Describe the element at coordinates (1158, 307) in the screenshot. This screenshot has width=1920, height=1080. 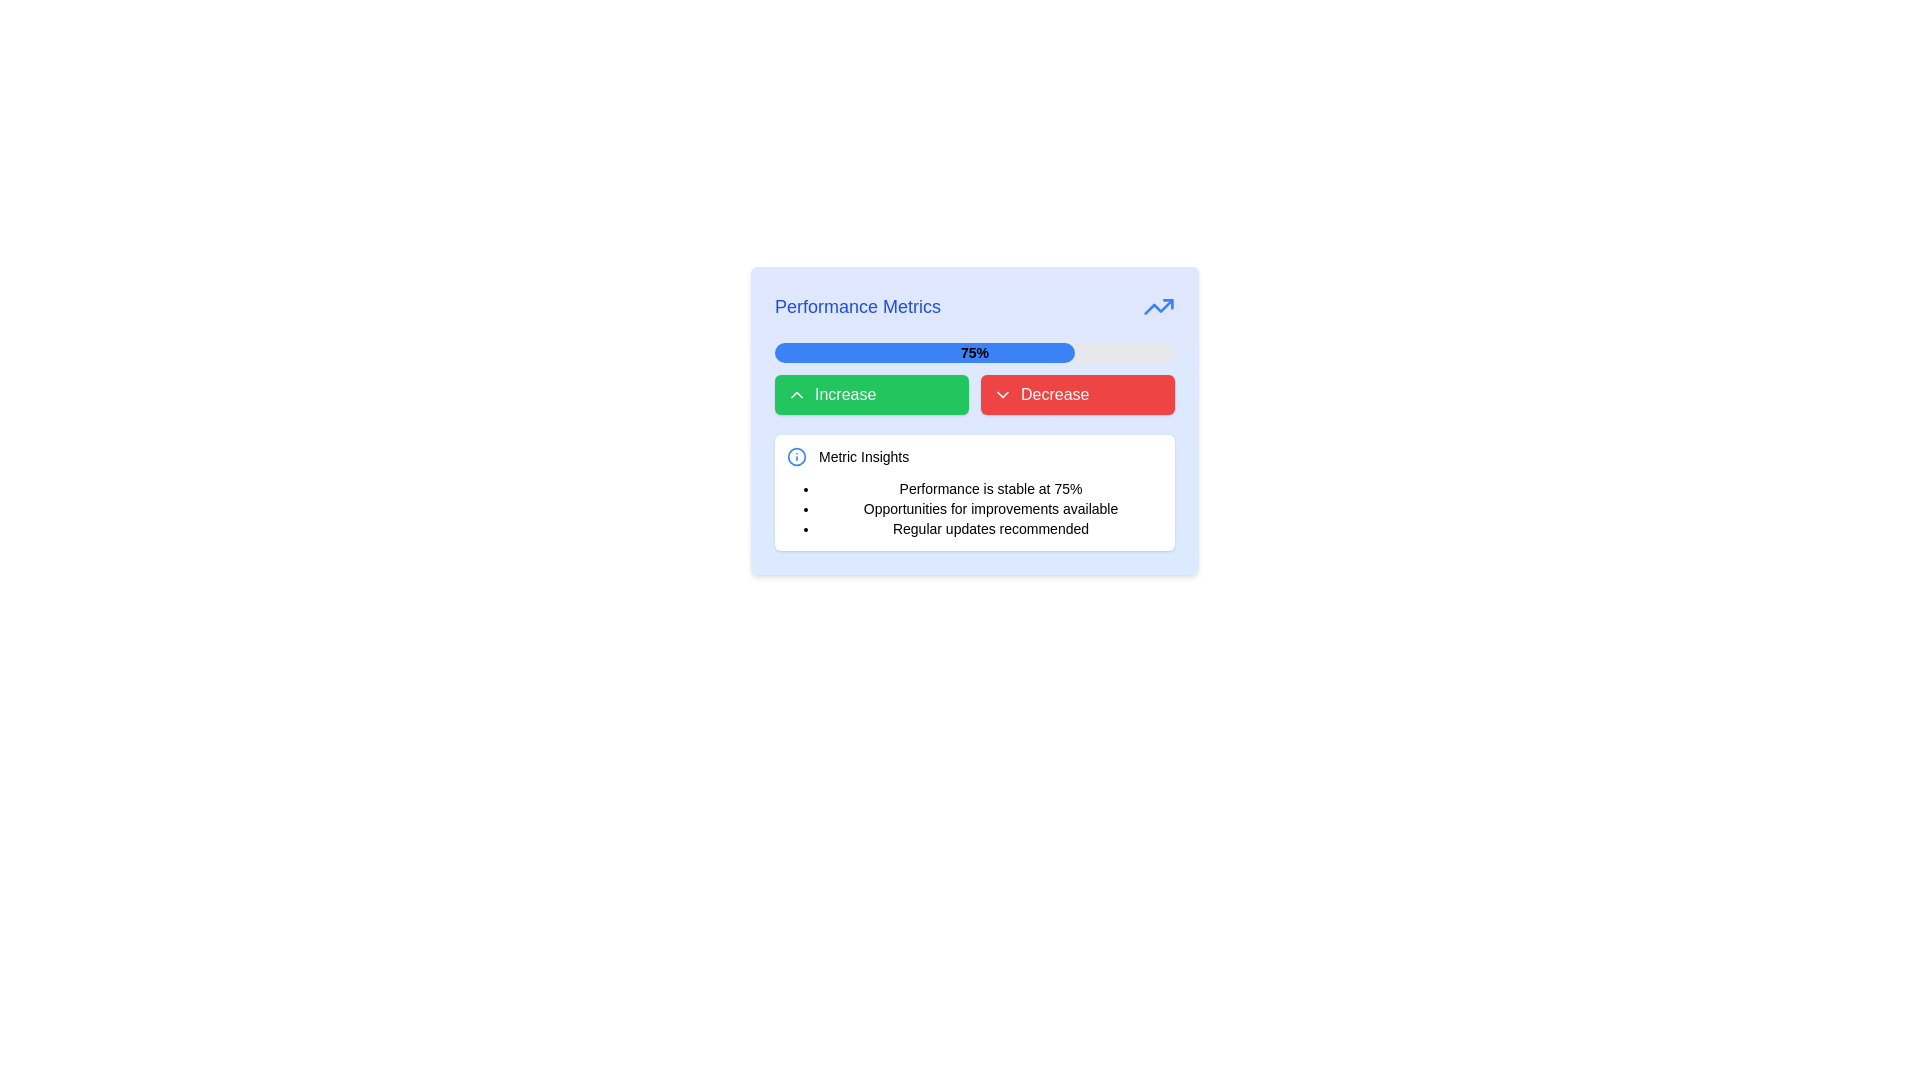
I see `the blue upward trending arrow icon located in the top-right corner of the performance metrics card, which is part of an SVG graphic depicting a trending-up symbol` at that location.